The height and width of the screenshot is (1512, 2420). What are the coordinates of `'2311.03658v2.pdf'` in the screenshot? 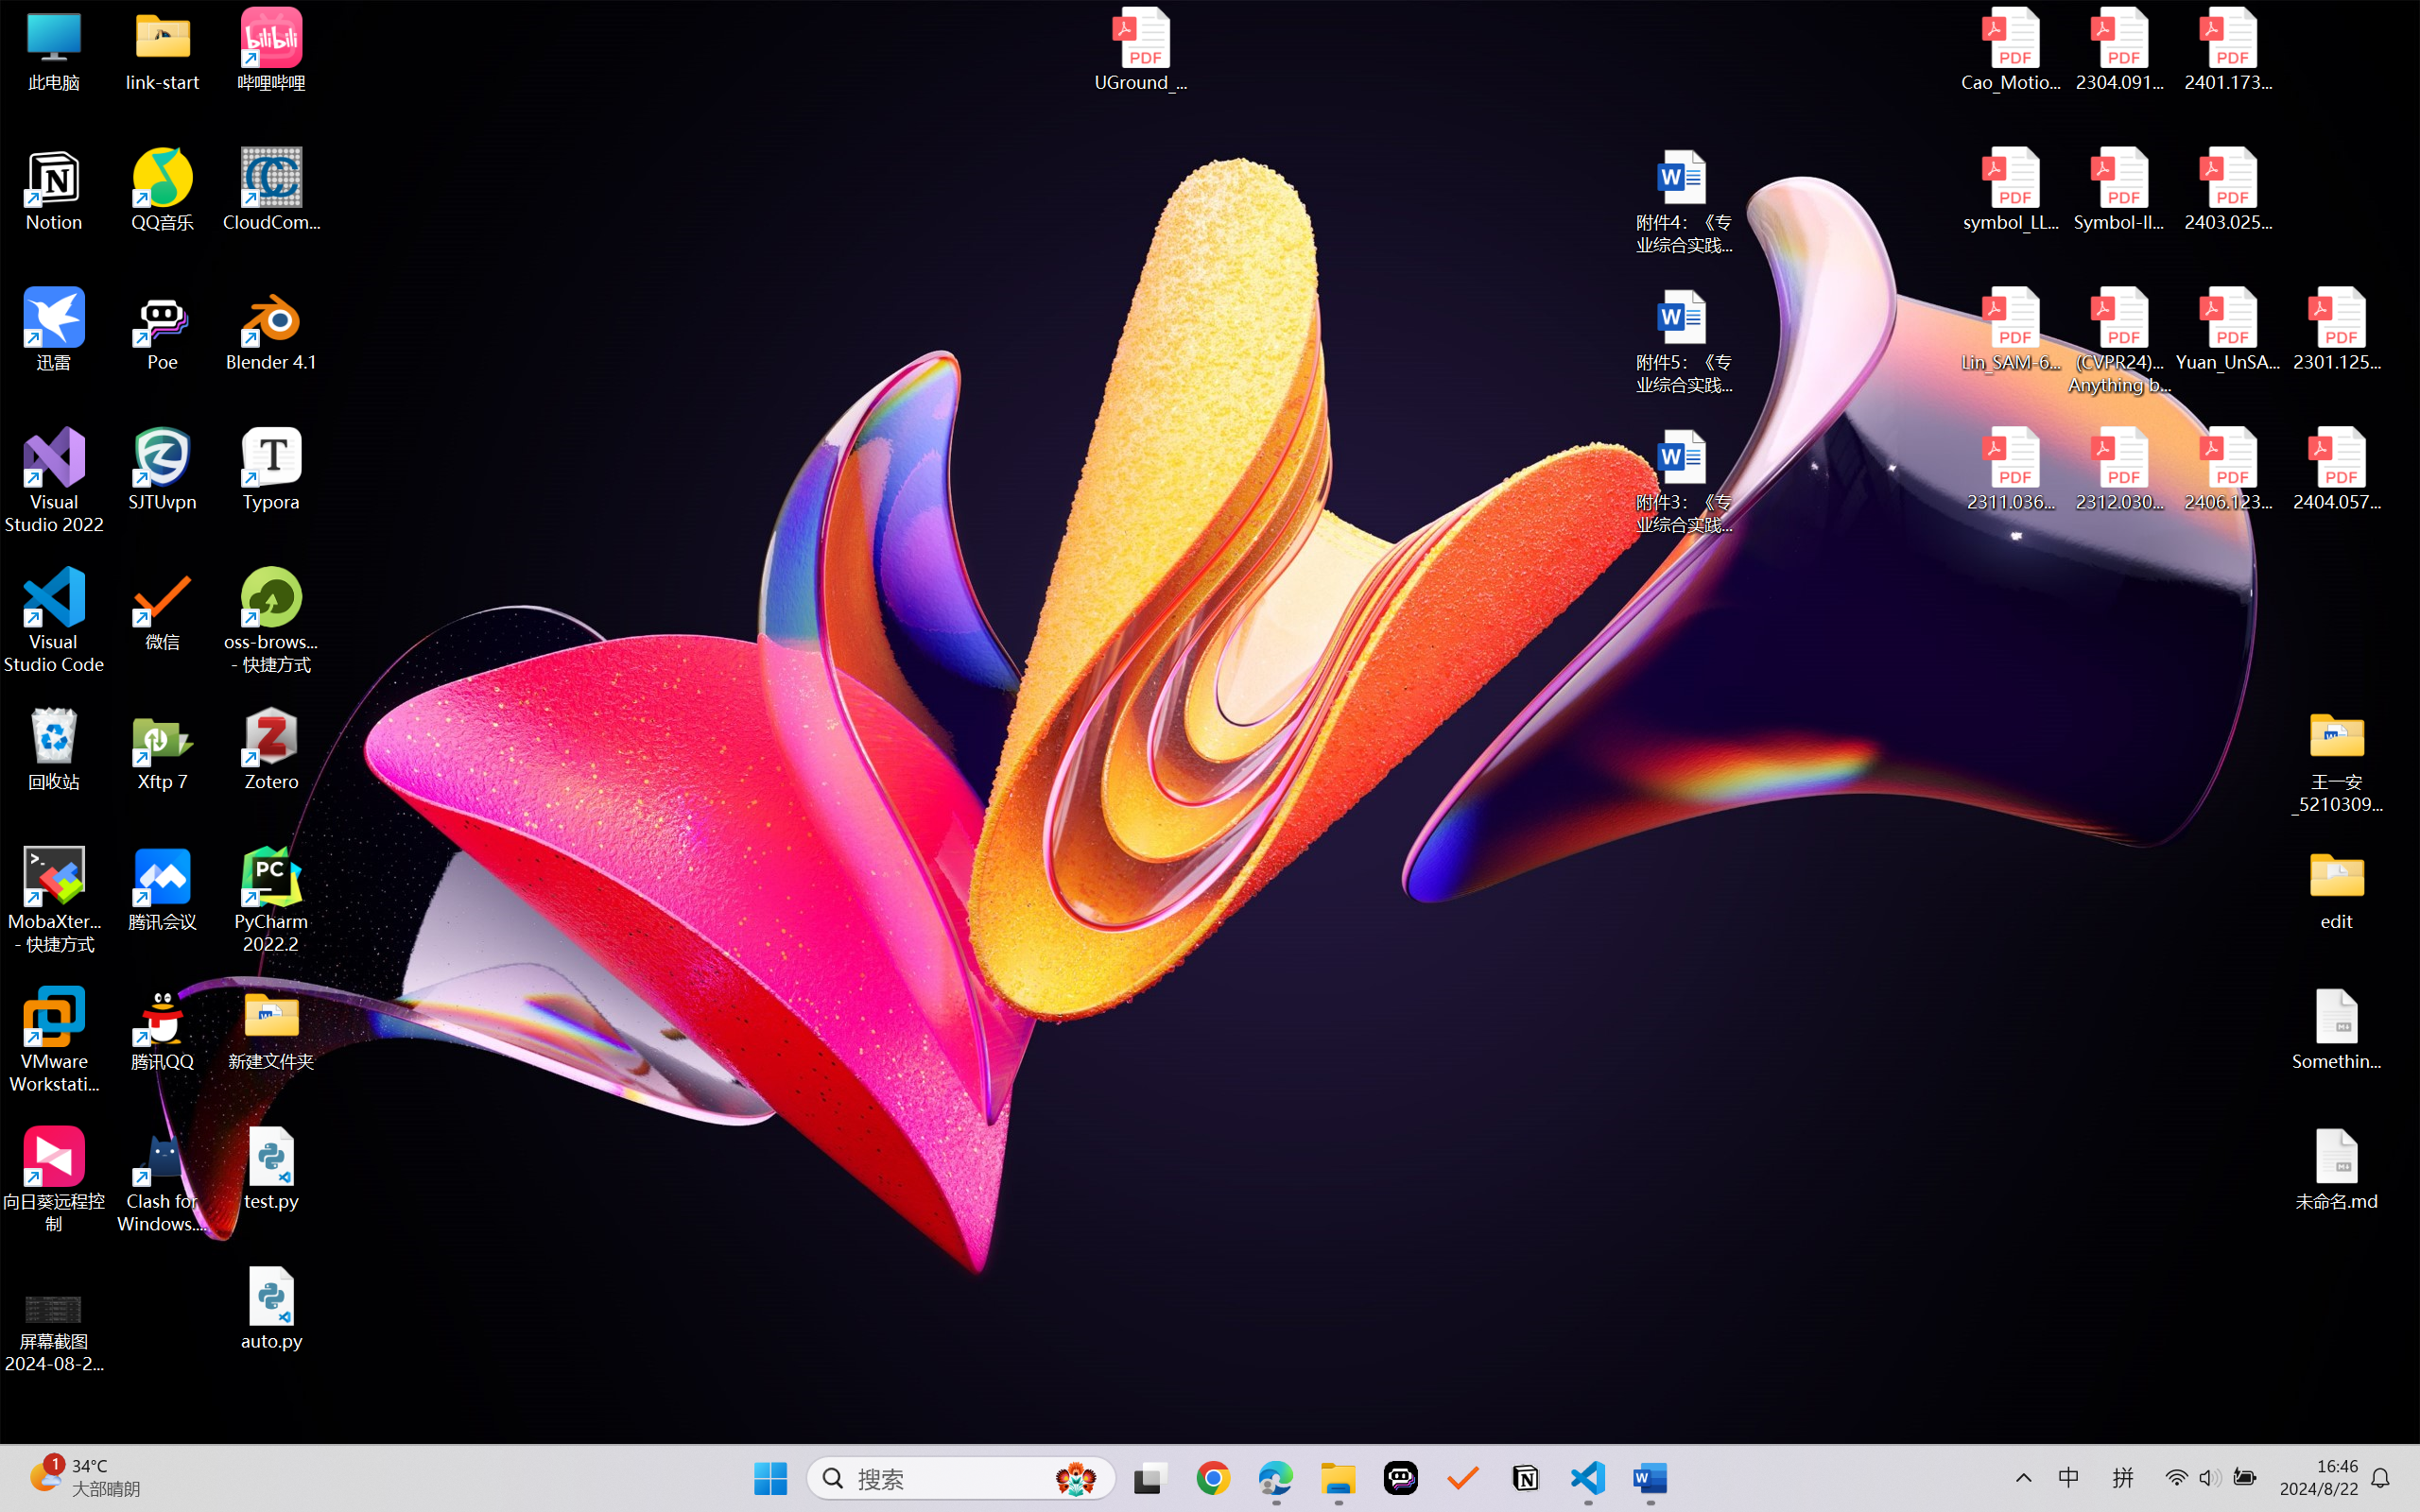 It's located at (2011, 469).